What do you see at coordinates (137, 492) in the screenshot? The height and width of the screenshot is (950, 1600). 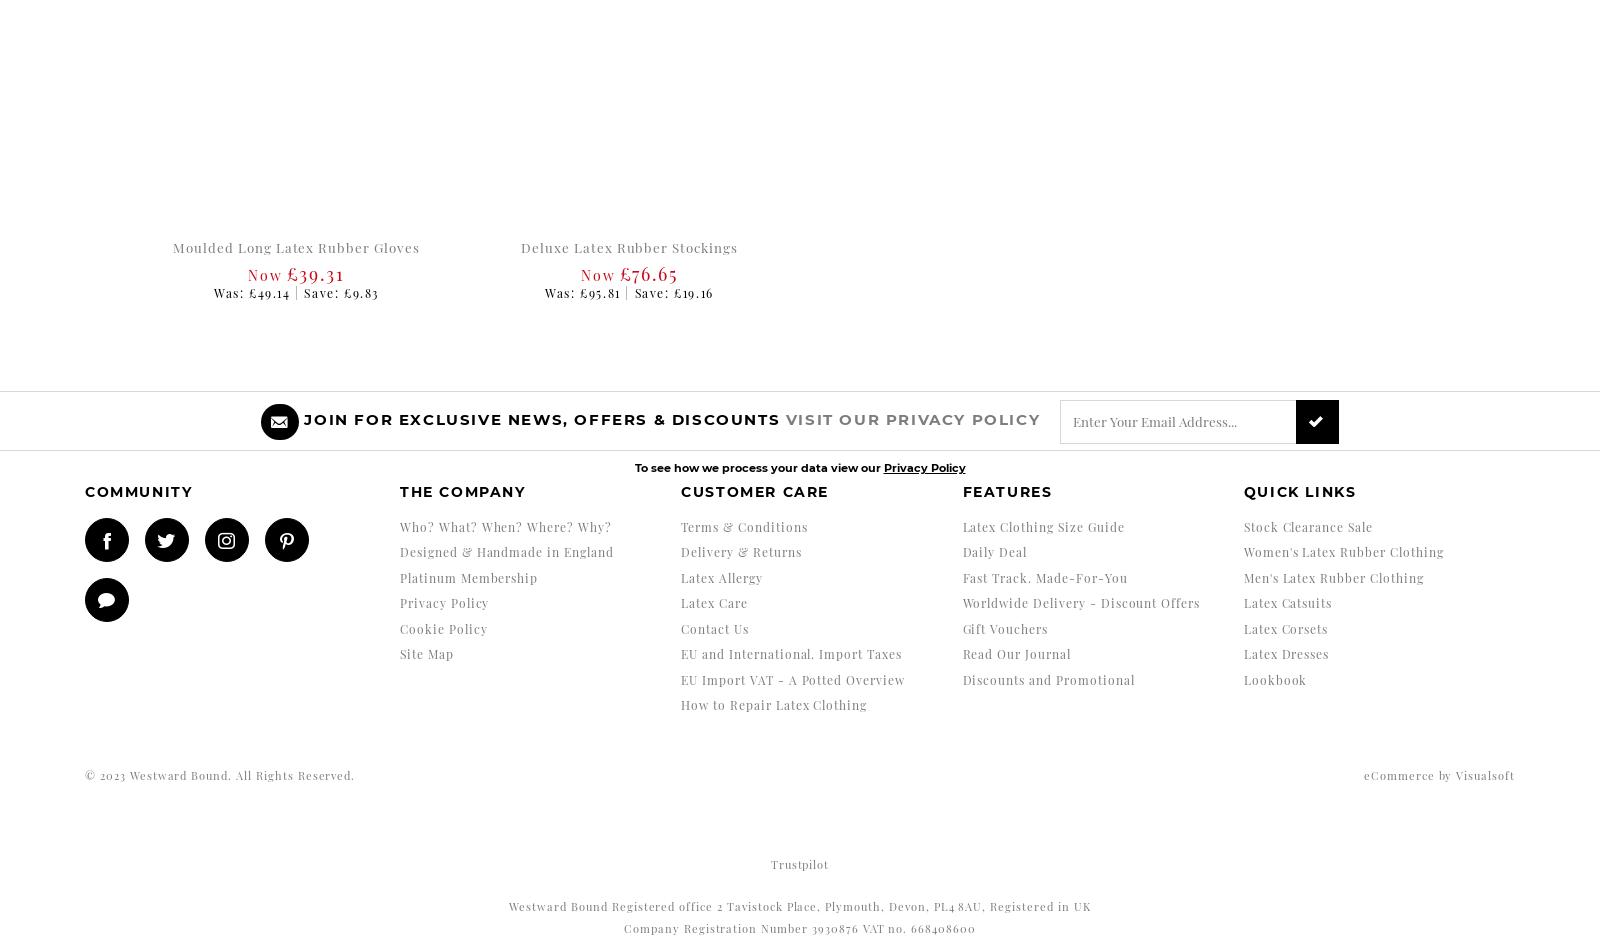 I see `'Community'` at bounding box center [137, 492].